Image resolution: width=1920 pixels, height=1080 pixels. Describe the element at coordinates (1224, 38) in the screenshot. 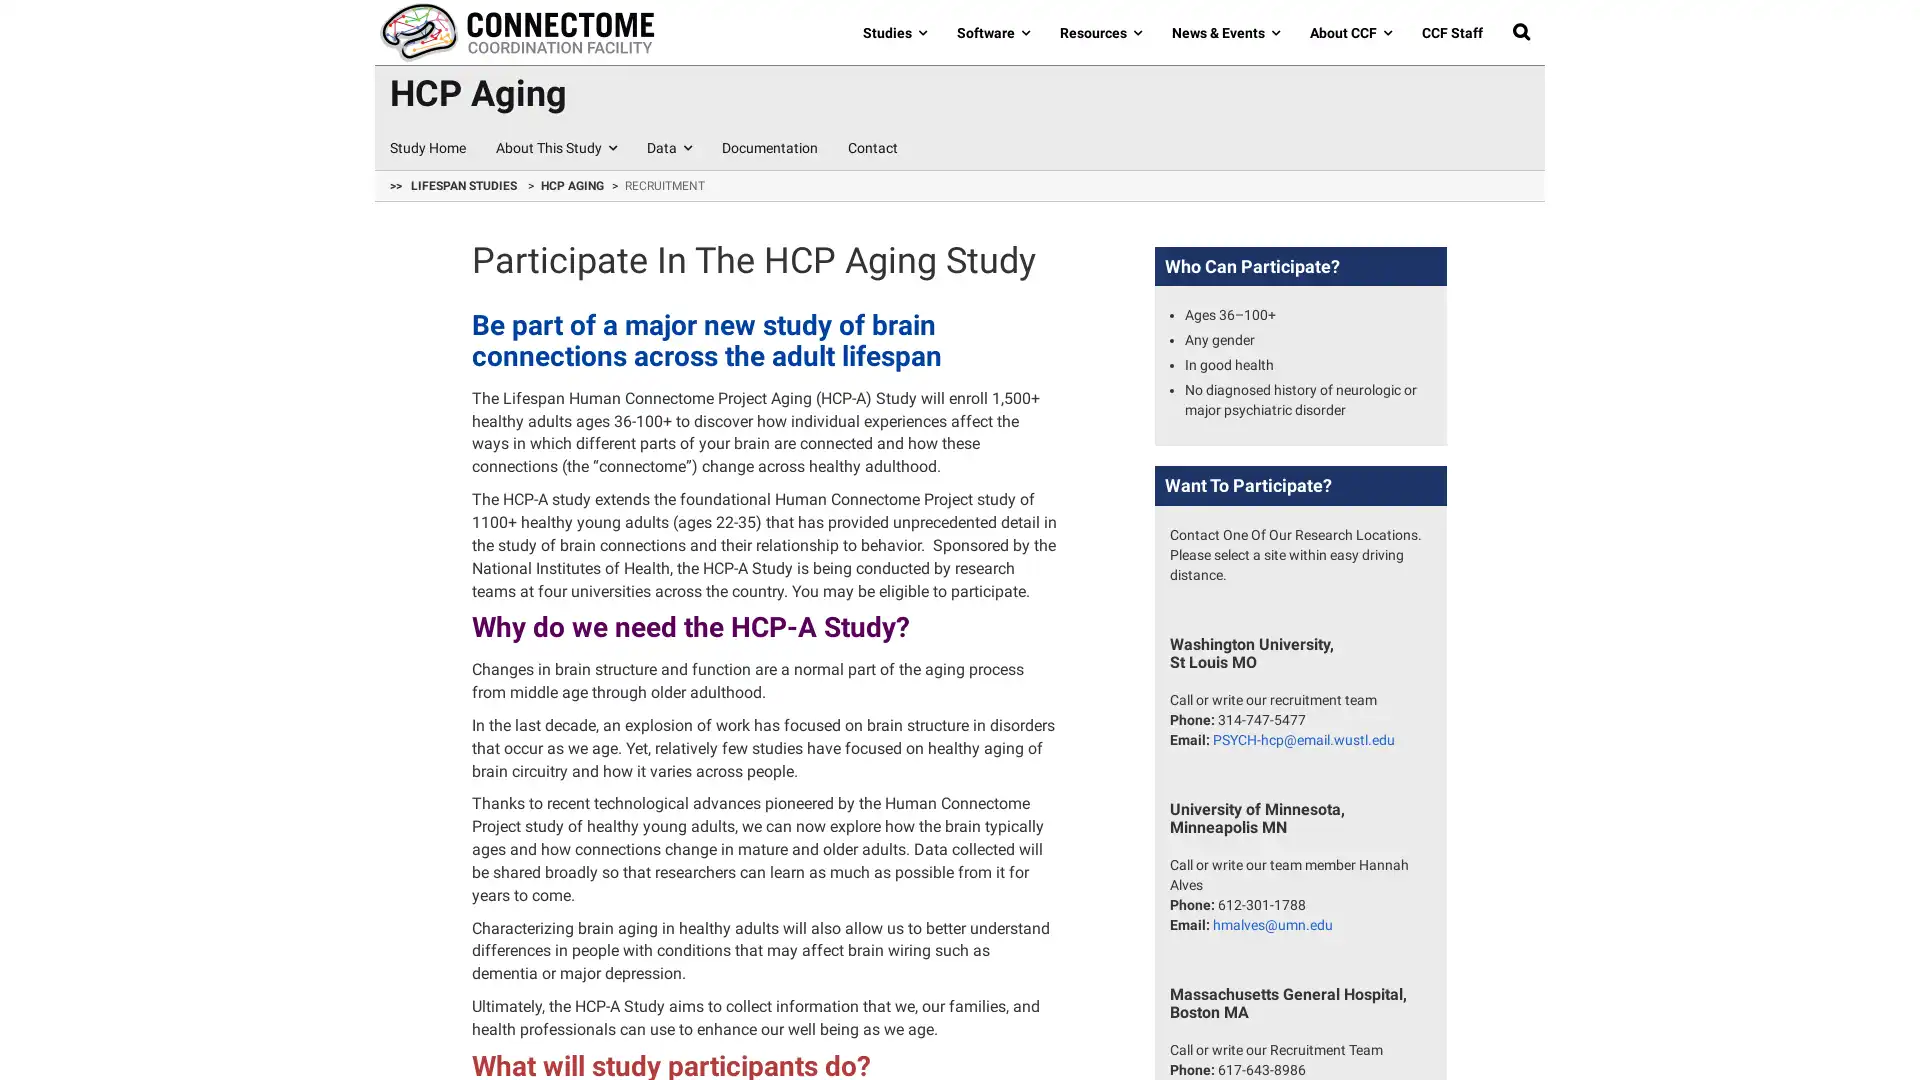

I see `News & Events` at that location.